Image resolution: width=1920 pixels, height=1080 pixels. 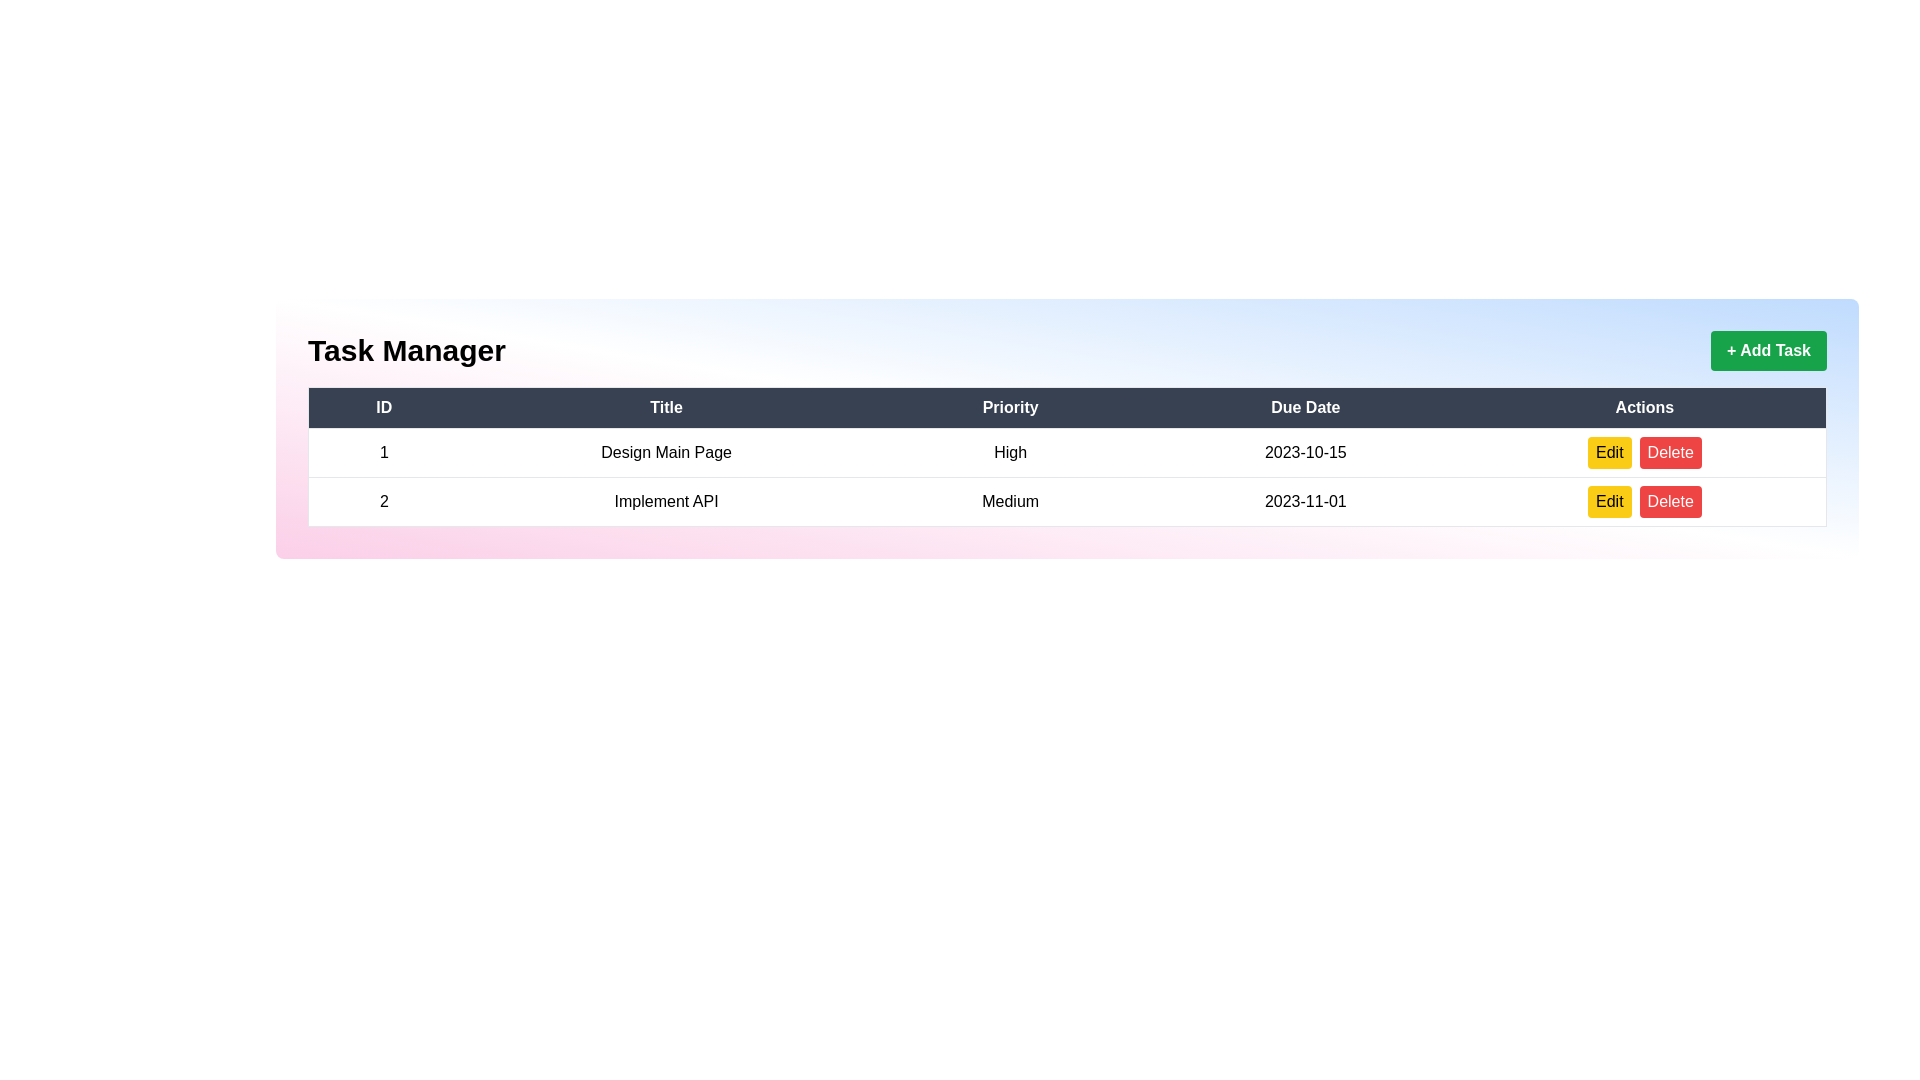 What do you see at coordinates (1305, 500) in the screenshot?
I see `the Text label displaying the date '2023-11-01' located in the second row under the 'Due Date' column of the task titled 'Implement API.'` at bounding box center [1305, 500].